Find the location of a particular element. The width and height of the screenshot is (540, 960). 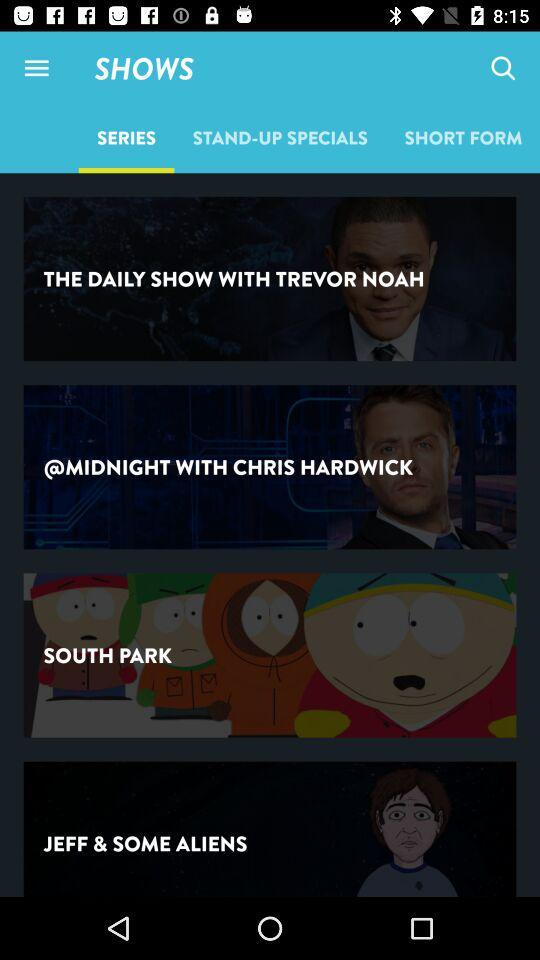

the item above the short form icon is located at coordinates (502, 68).